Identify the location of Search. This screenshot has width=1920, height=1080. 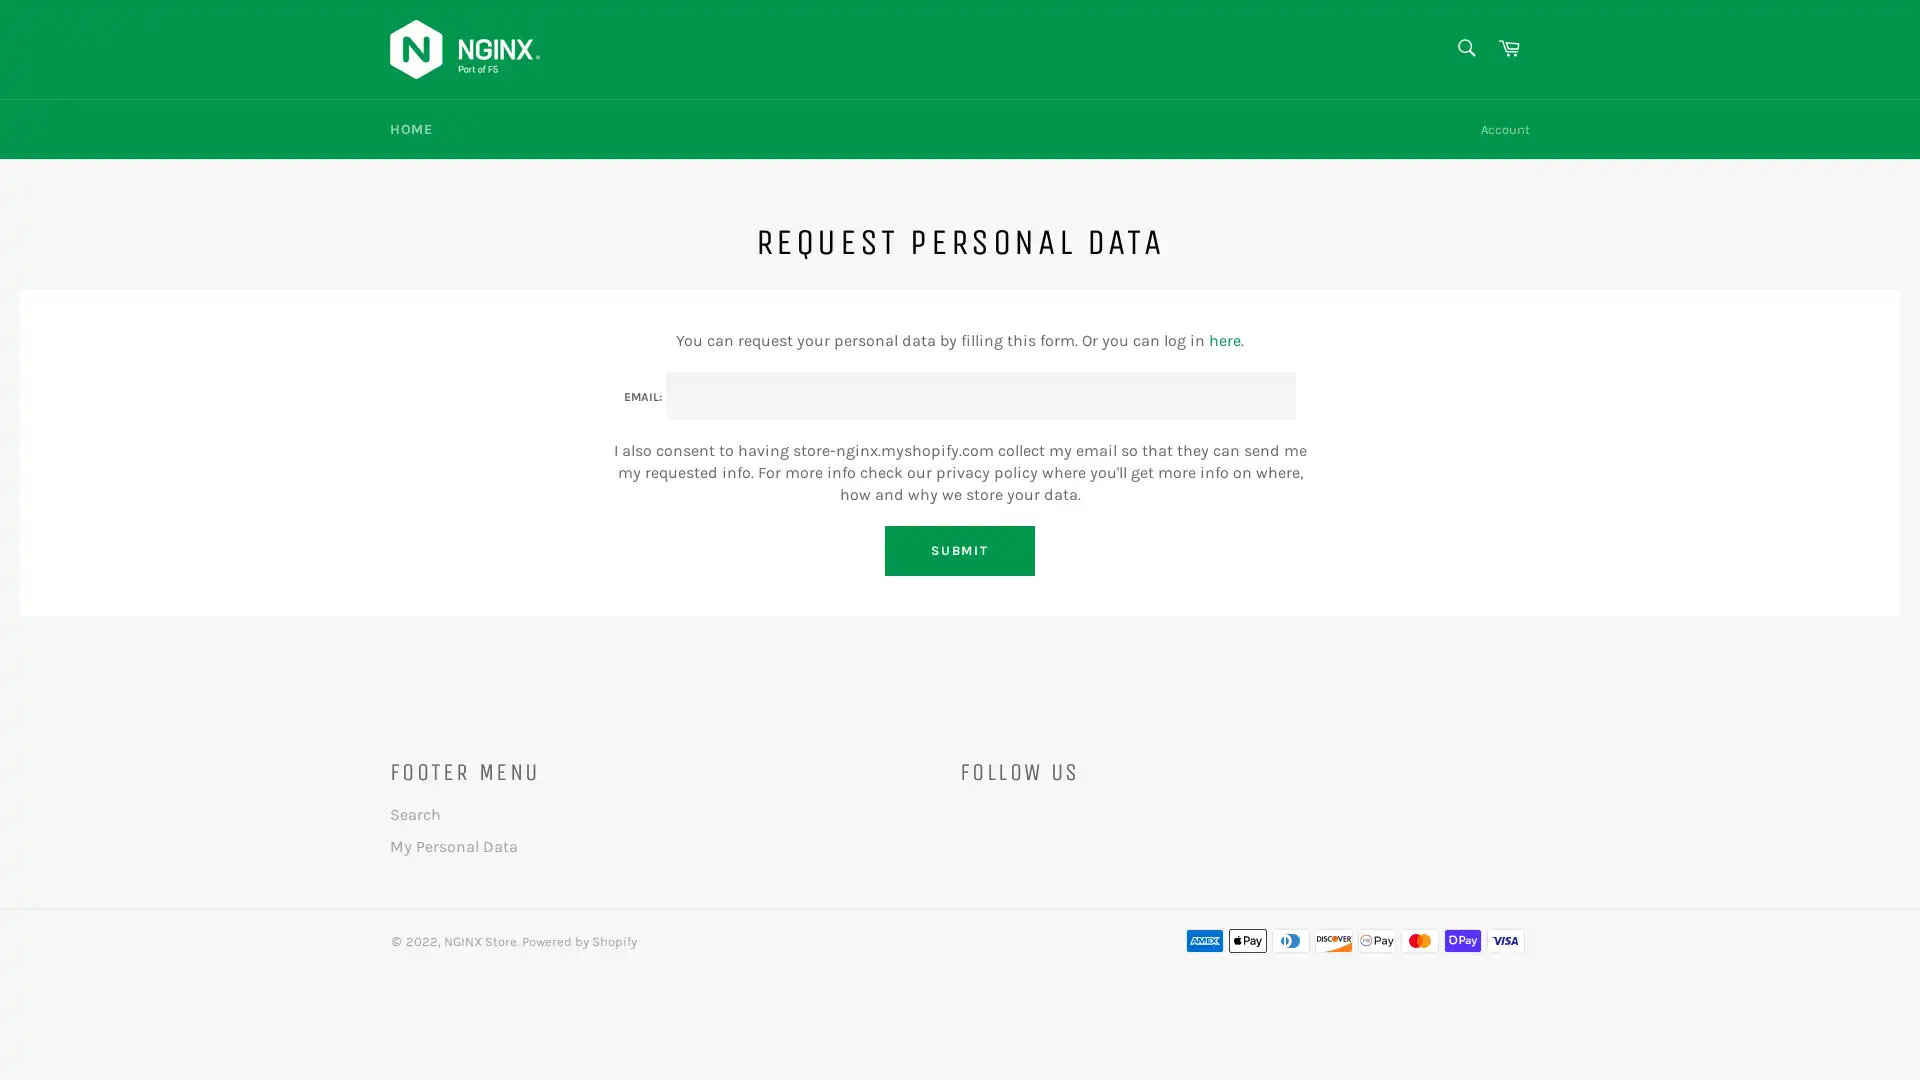
(1464, 46).